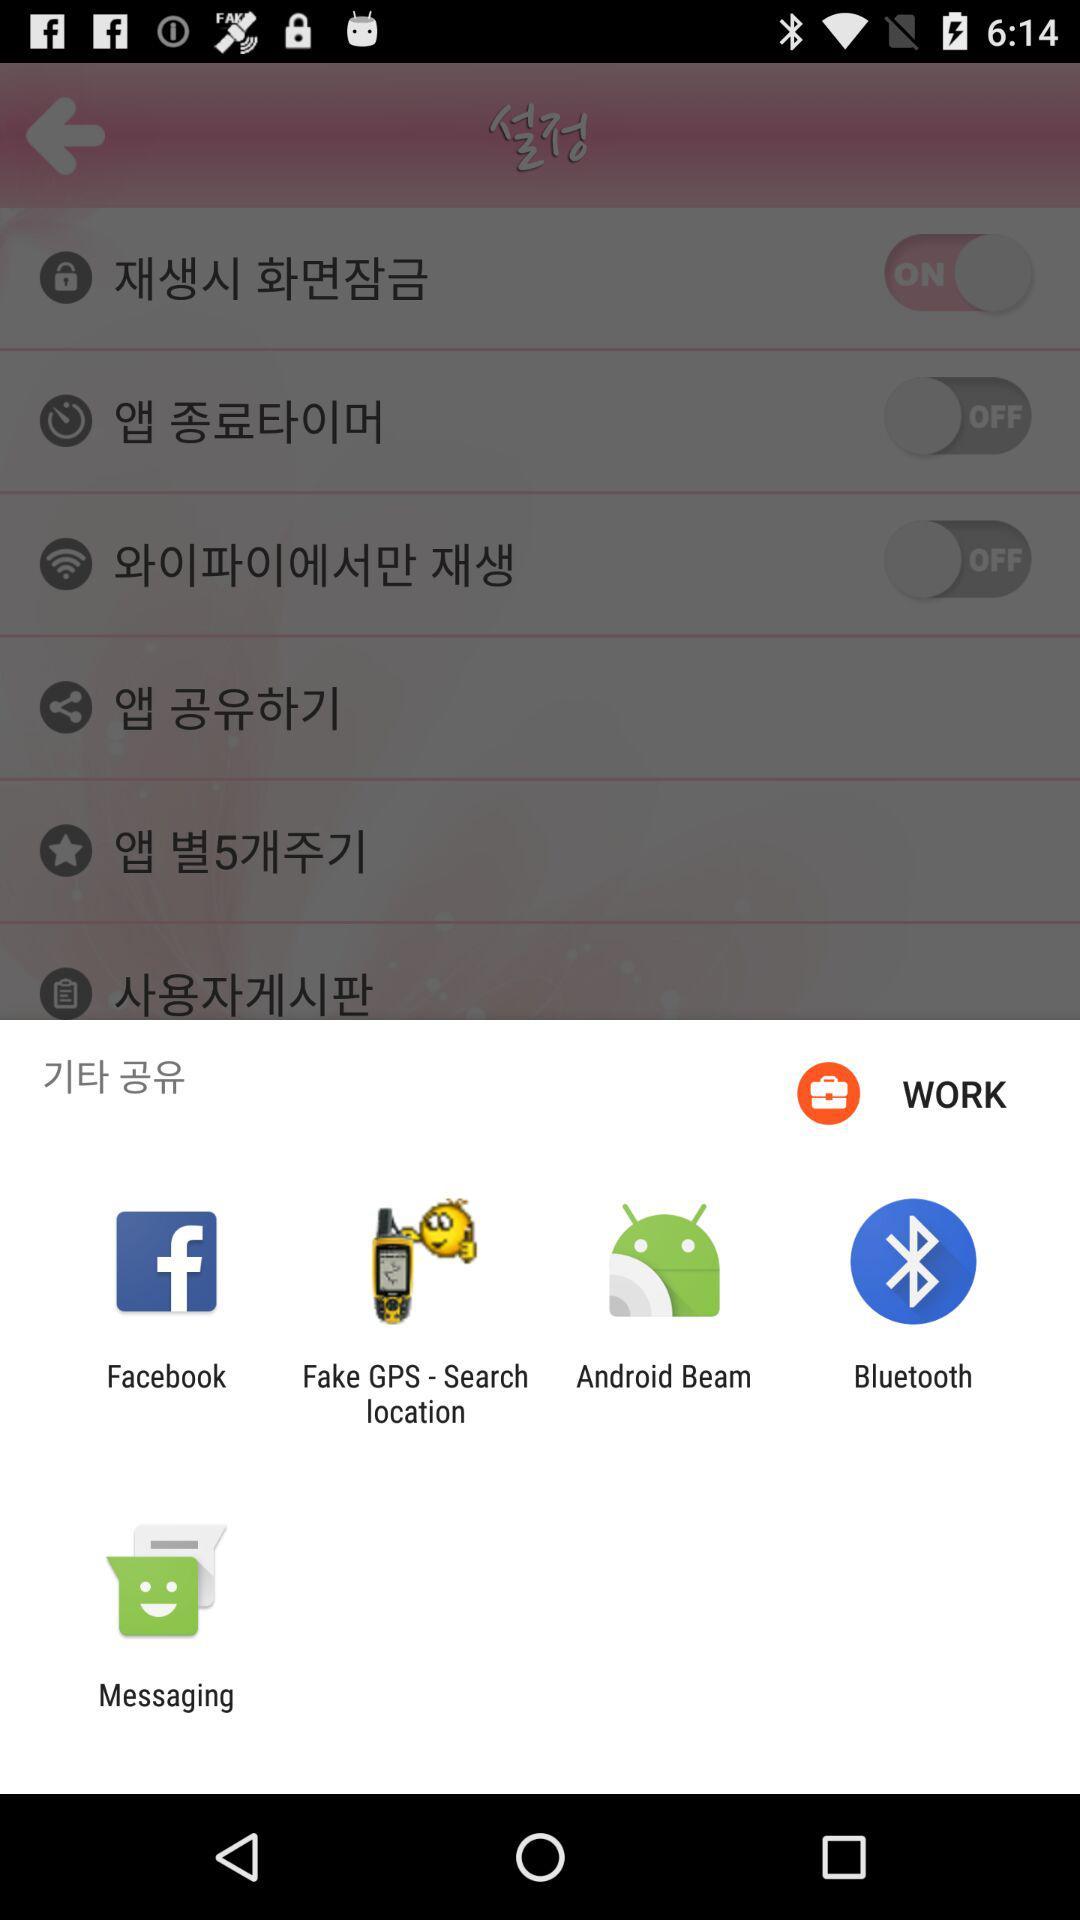 The width and height of the screenshot is (1080, 1920). Describe the element at coordinates (414, 1392) in the screenshot. I see `item to the left of the android beam item` at that location.